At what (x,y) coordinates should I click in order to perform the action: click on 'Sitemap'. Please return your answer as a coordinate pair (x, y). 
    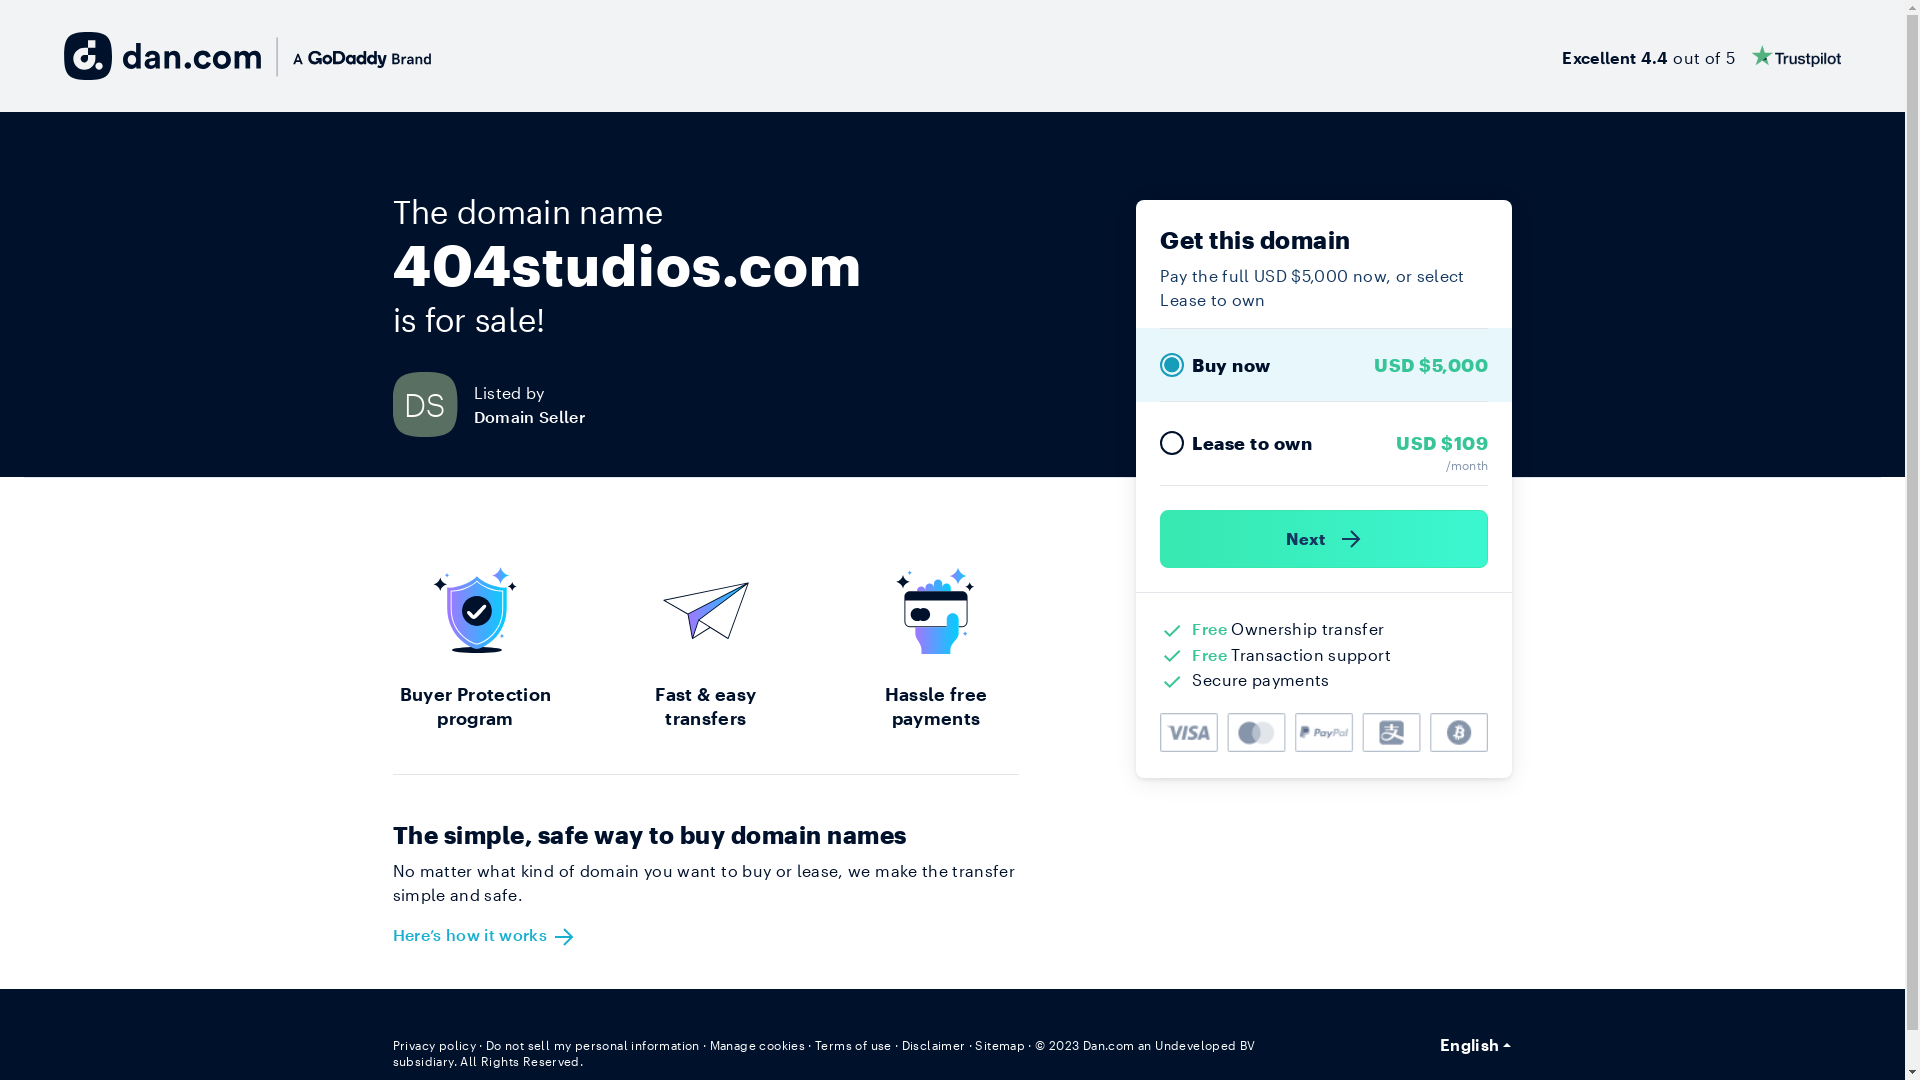
    Looking at the image, I should click on (999, 1044).